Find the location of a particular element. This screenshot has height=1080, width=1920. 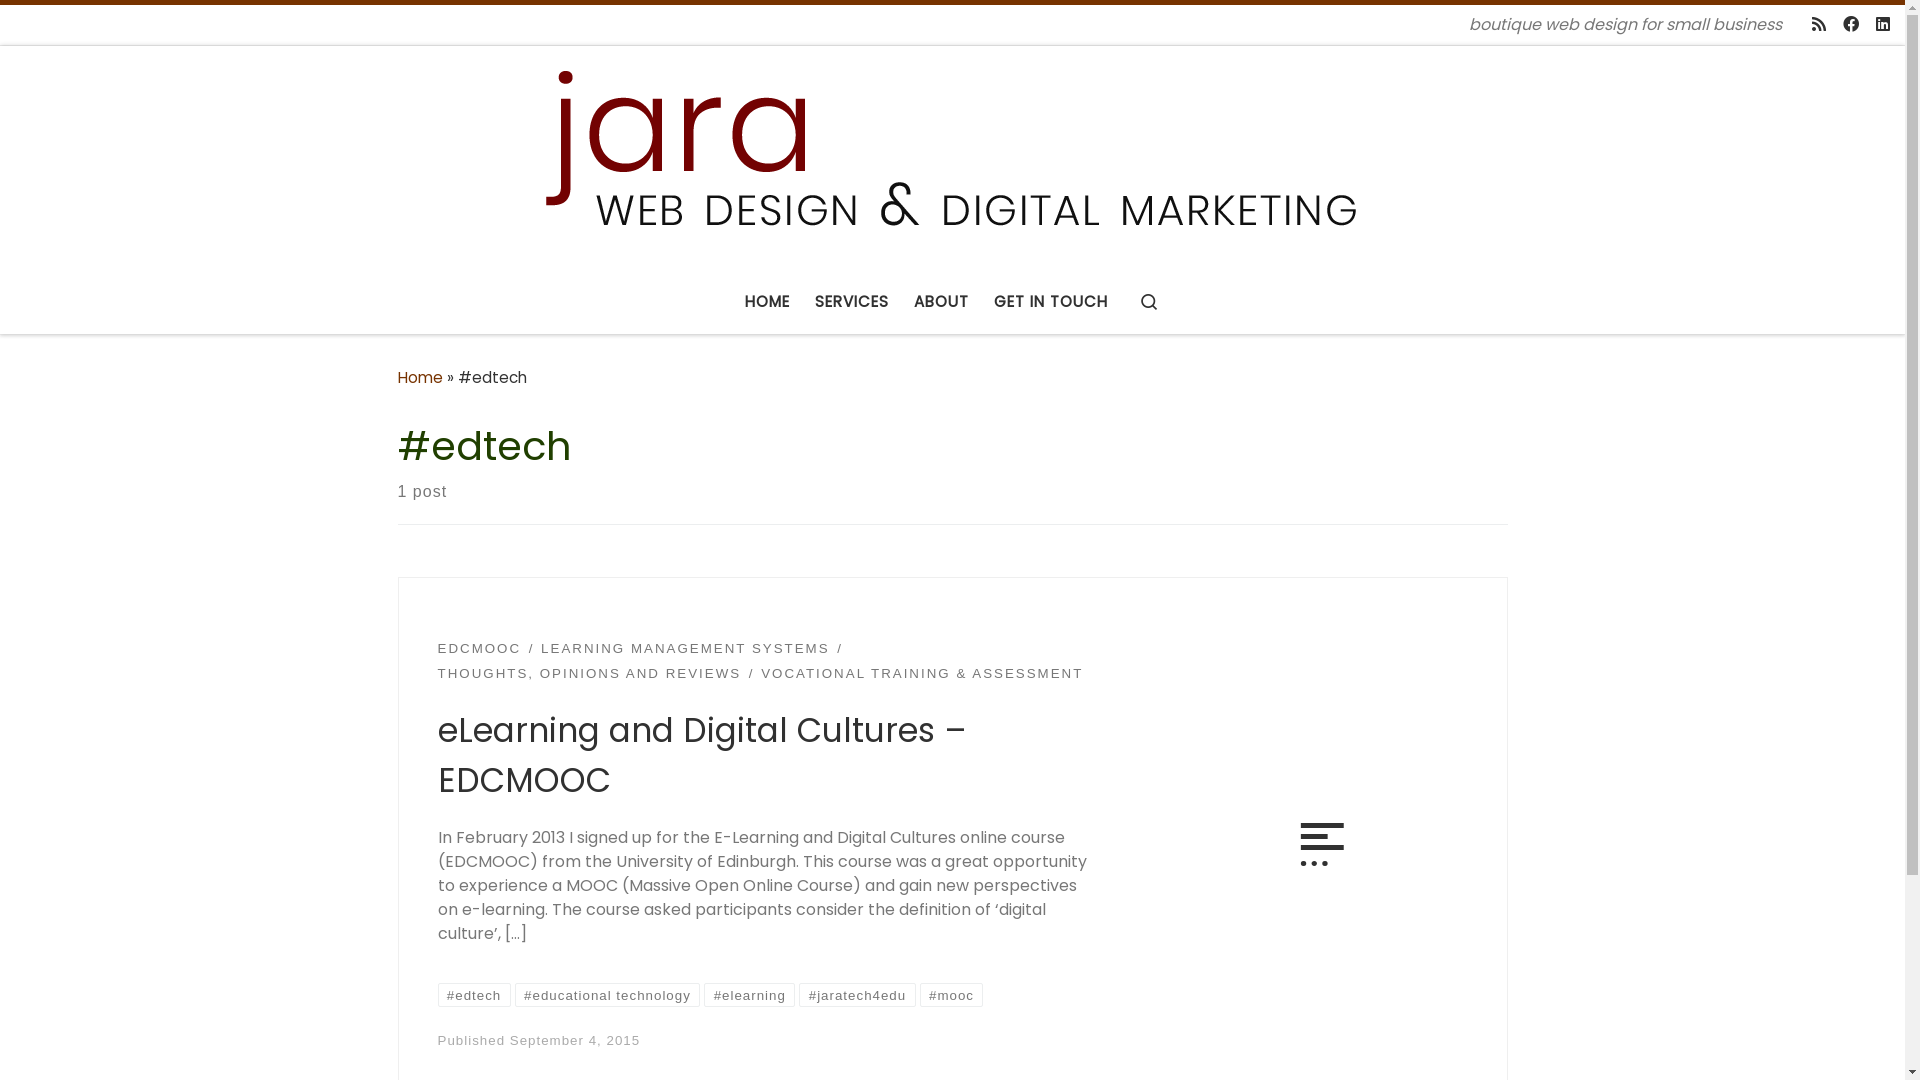

'VOCATIONAL TRAINING & ASSESSMENT' is located at coordinates (920, 674).